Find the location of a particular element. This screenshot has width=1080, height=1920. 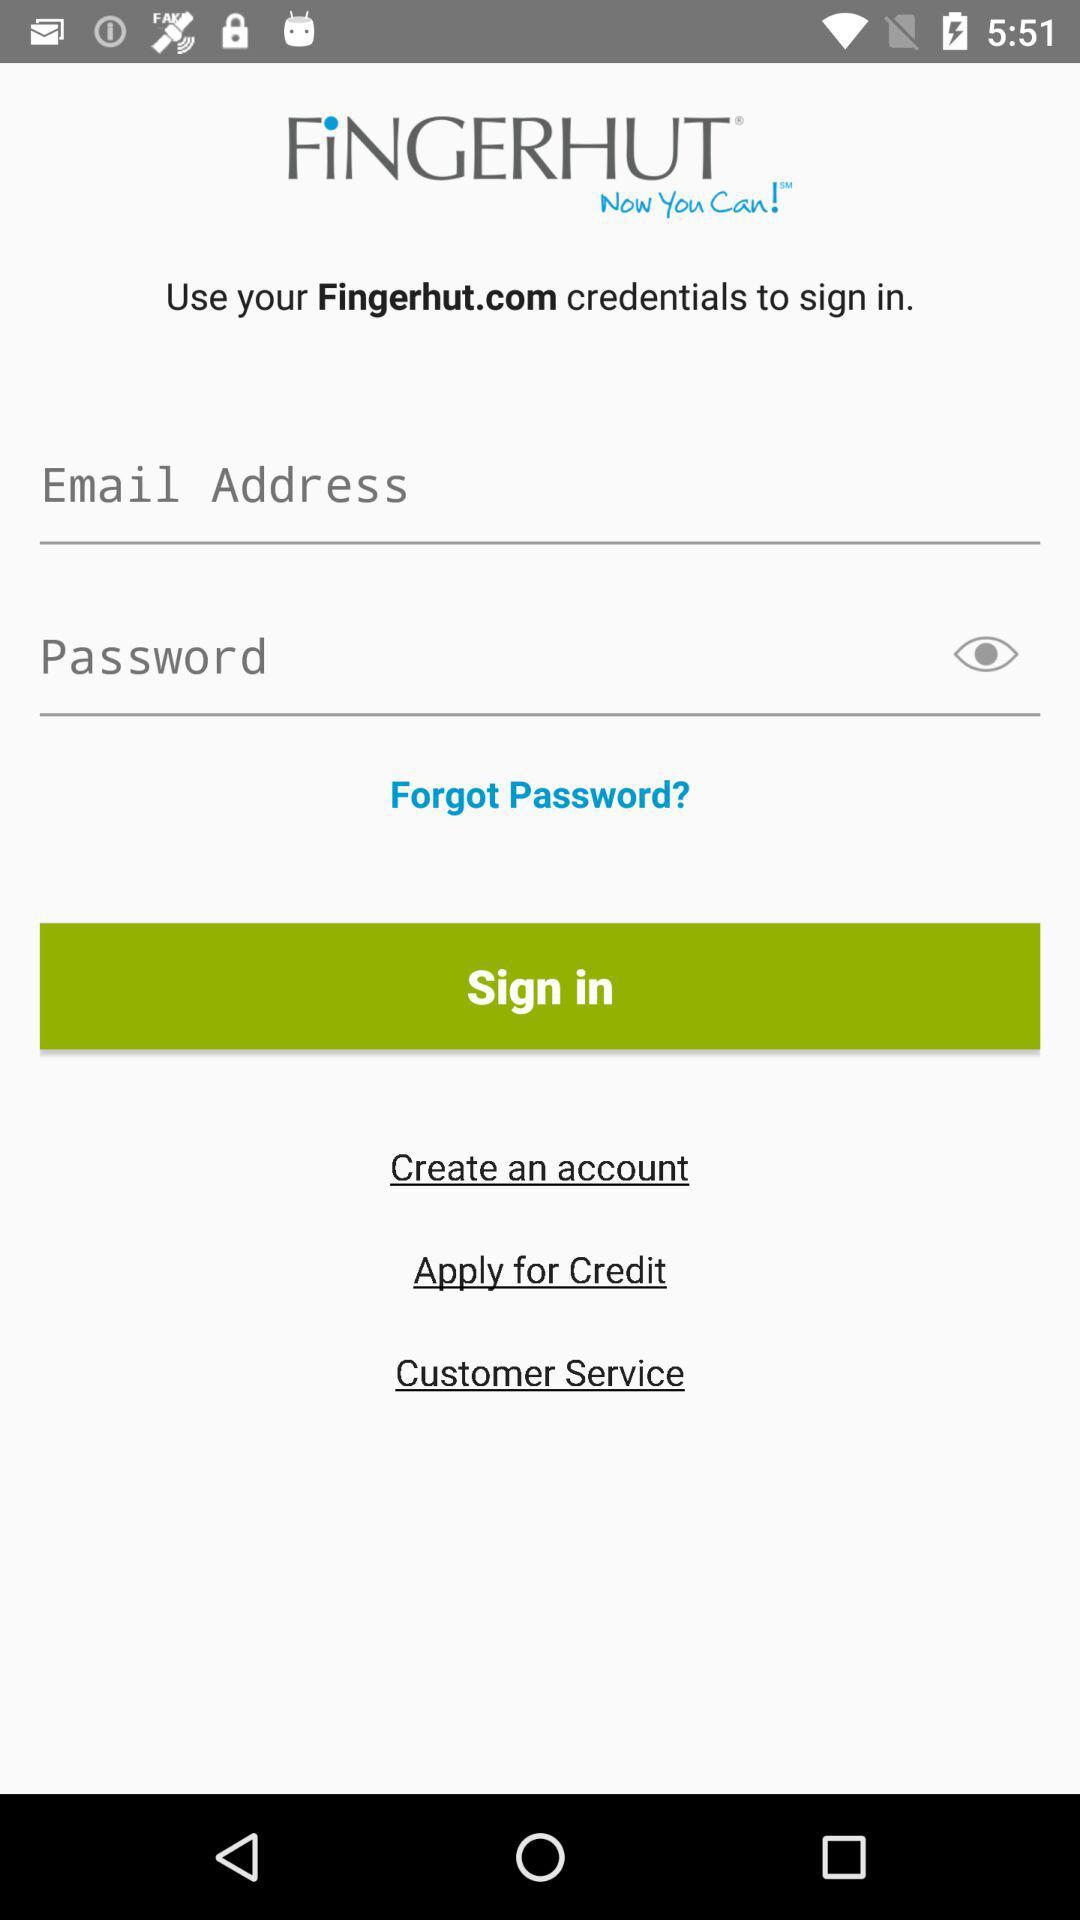

the icon below the create an account icon is located at coordinates (540, 1267).